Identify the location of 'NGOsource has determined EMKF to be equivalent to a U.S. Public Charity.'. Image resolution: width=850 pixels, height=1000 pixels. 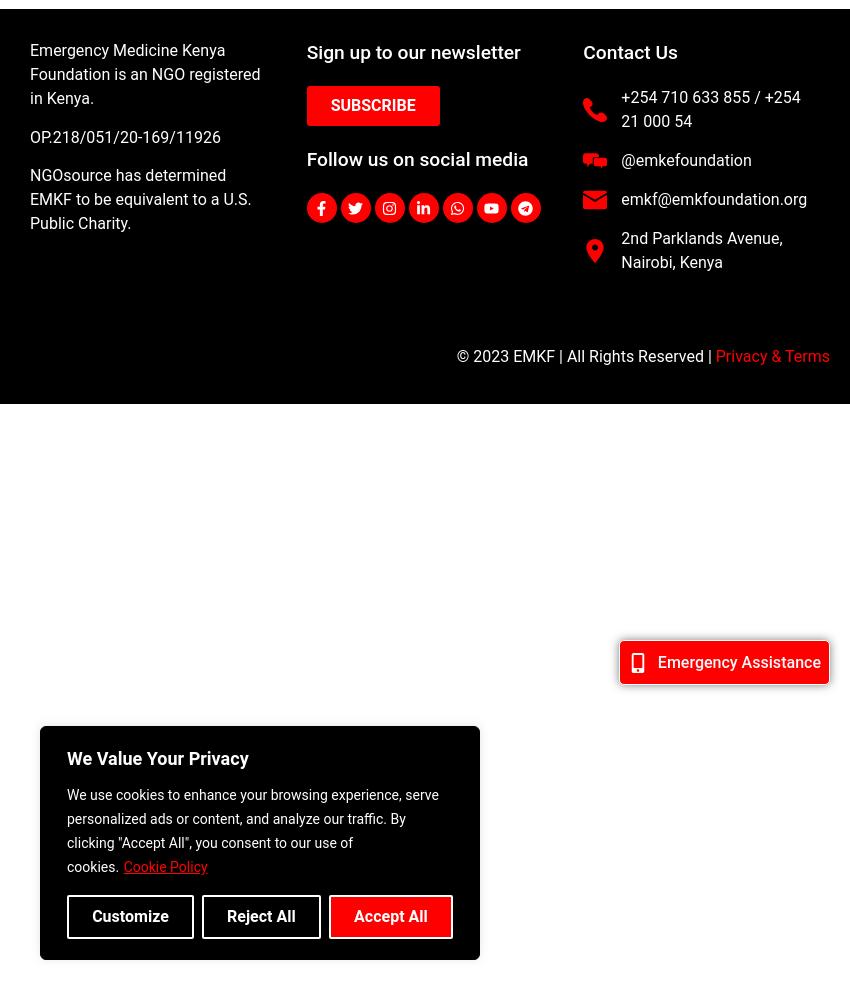
(140, 198).